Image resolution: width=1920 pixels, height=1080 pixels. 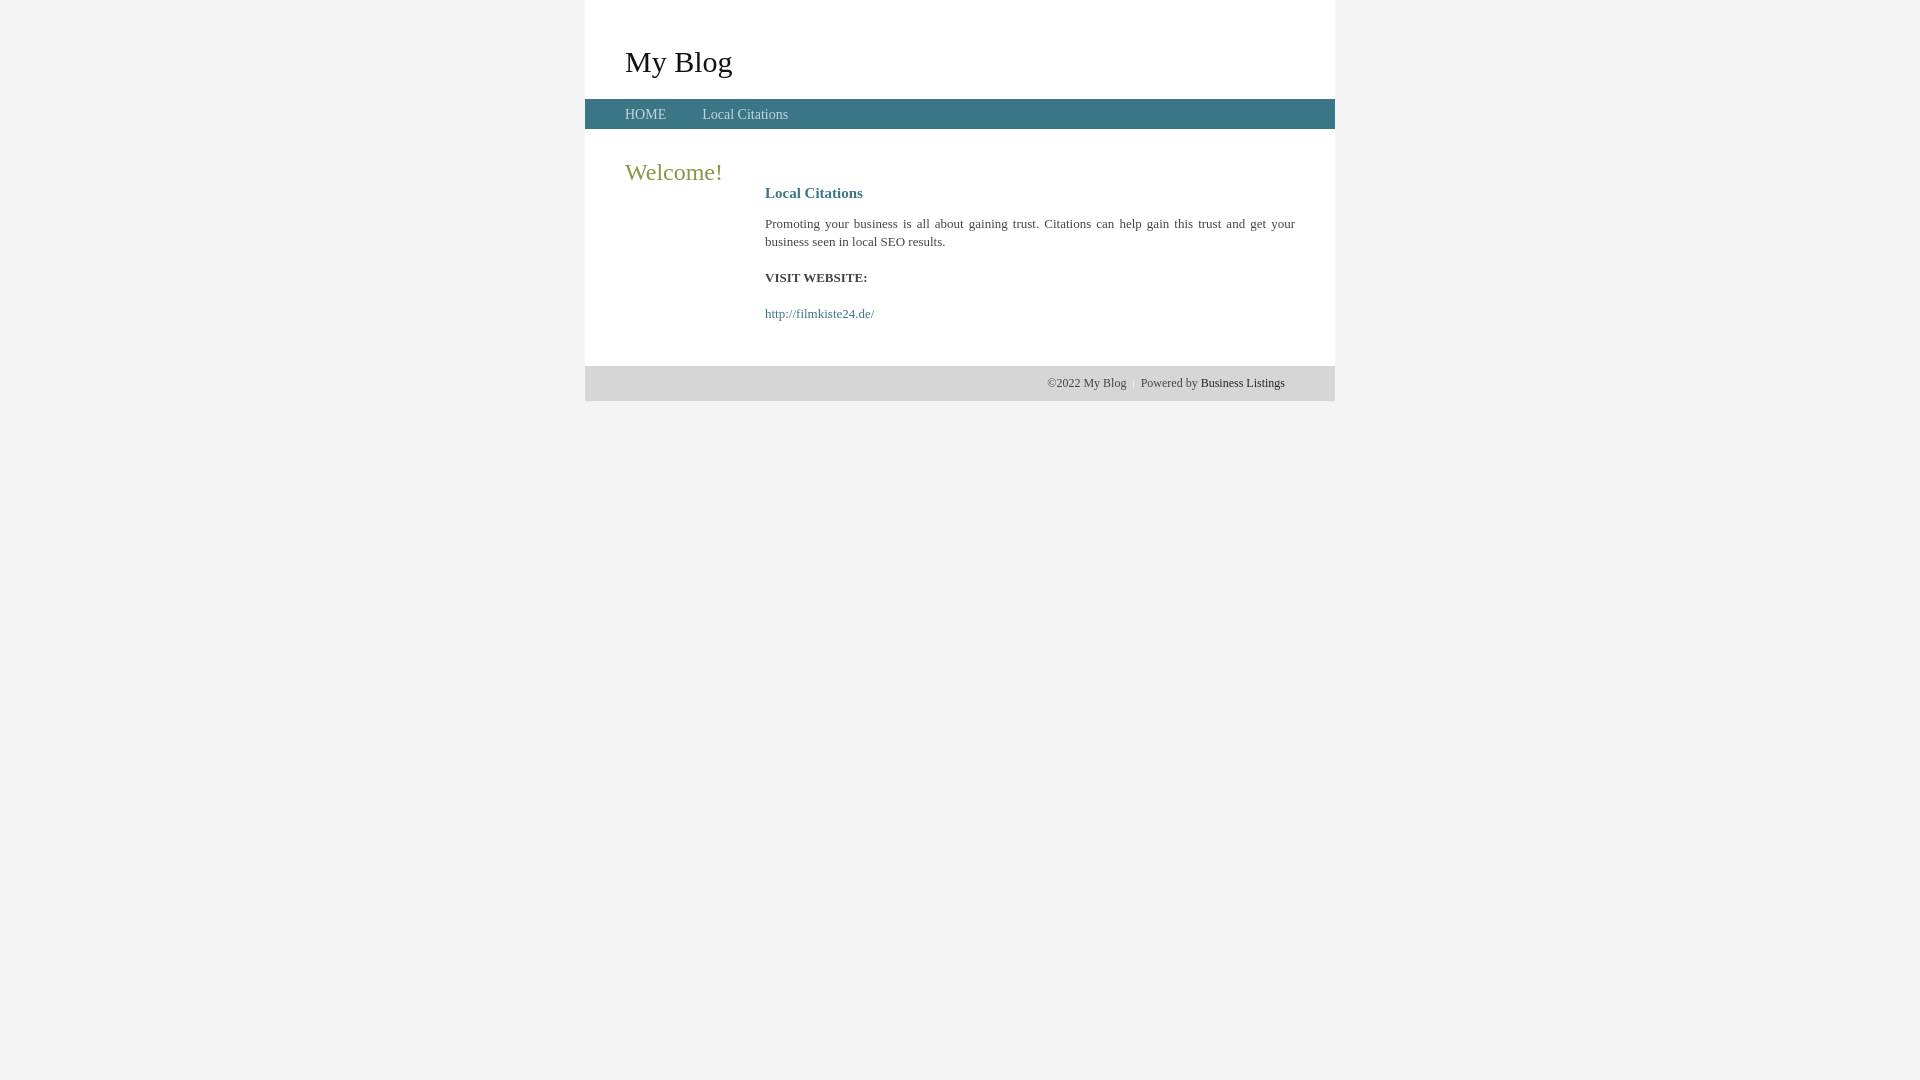 I want to click on 'My Blog', so click(x=623, y=60).